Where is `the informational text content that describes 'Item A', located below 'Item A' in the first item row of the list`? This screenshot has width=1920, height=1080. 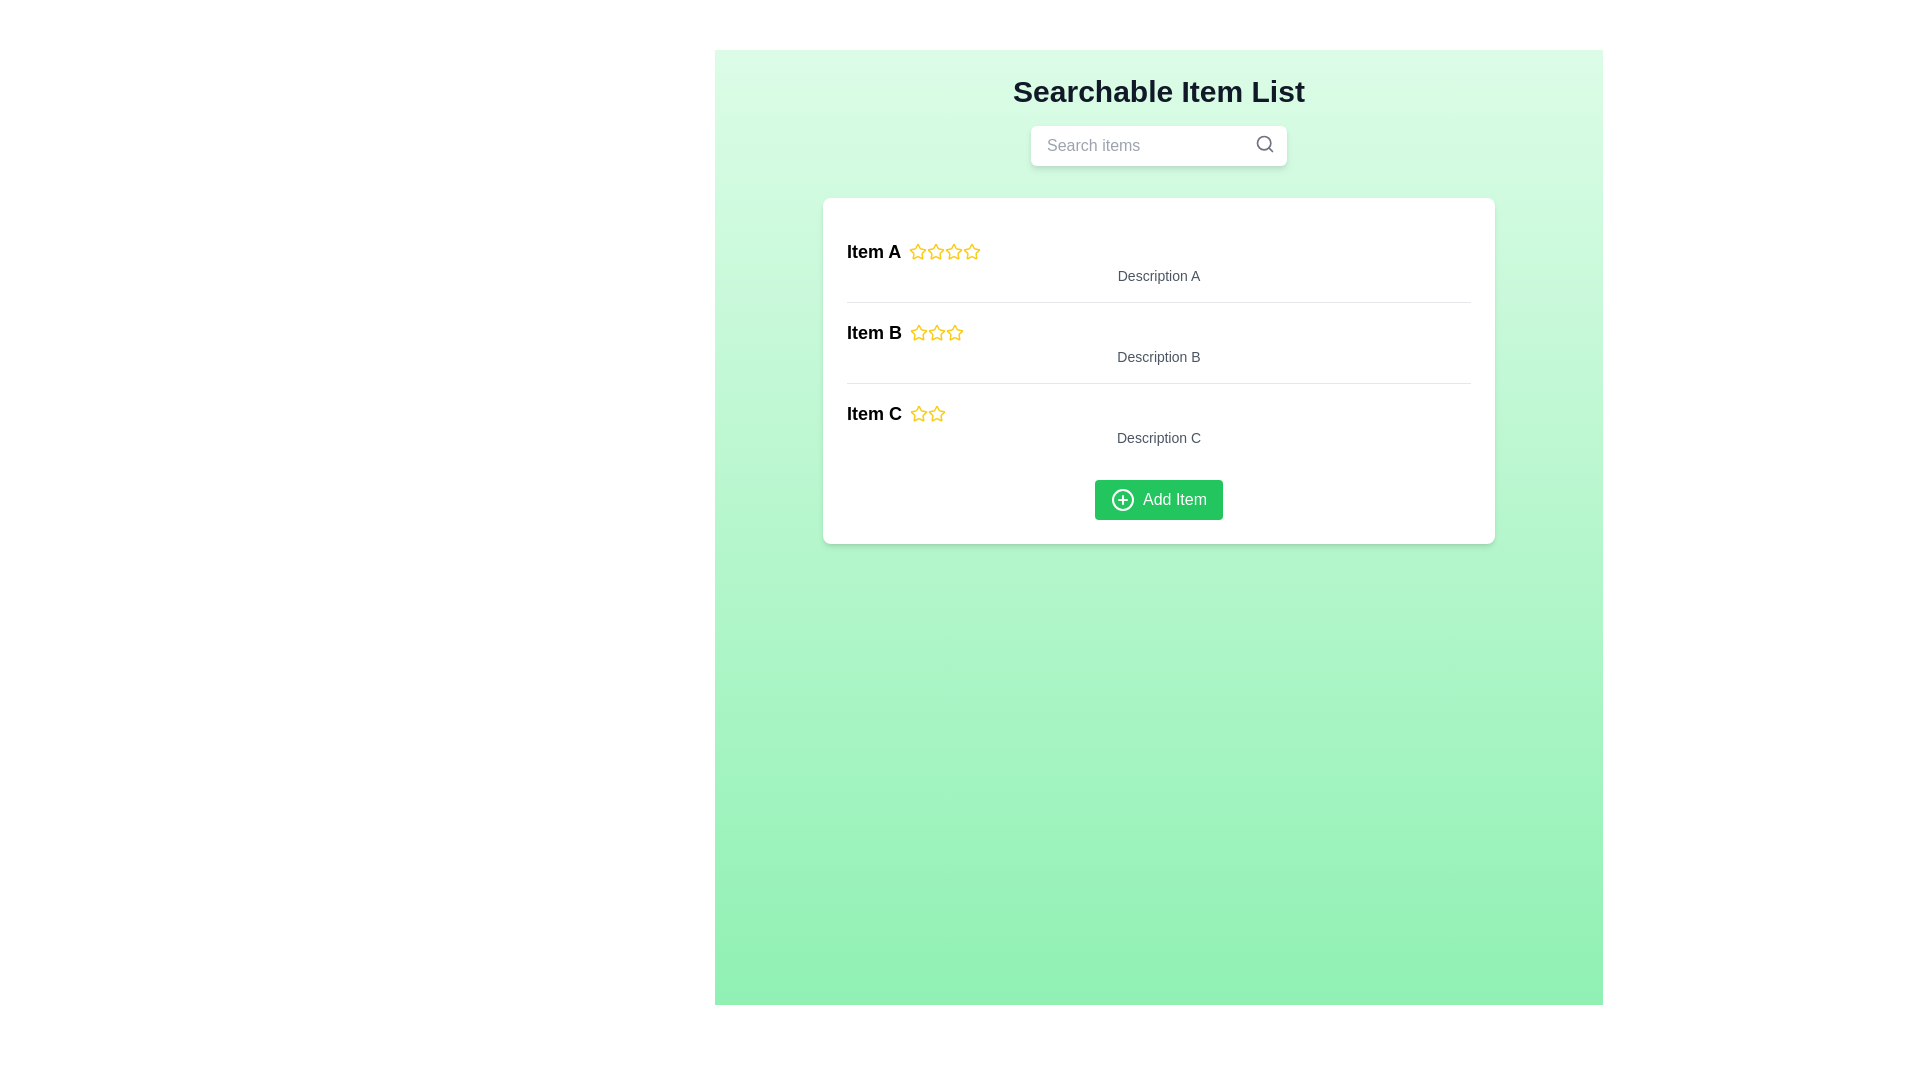 the informational text content that describes 'Item A', located below 'Item A' in the first item row of the list is located at coordinates (1158, 276).